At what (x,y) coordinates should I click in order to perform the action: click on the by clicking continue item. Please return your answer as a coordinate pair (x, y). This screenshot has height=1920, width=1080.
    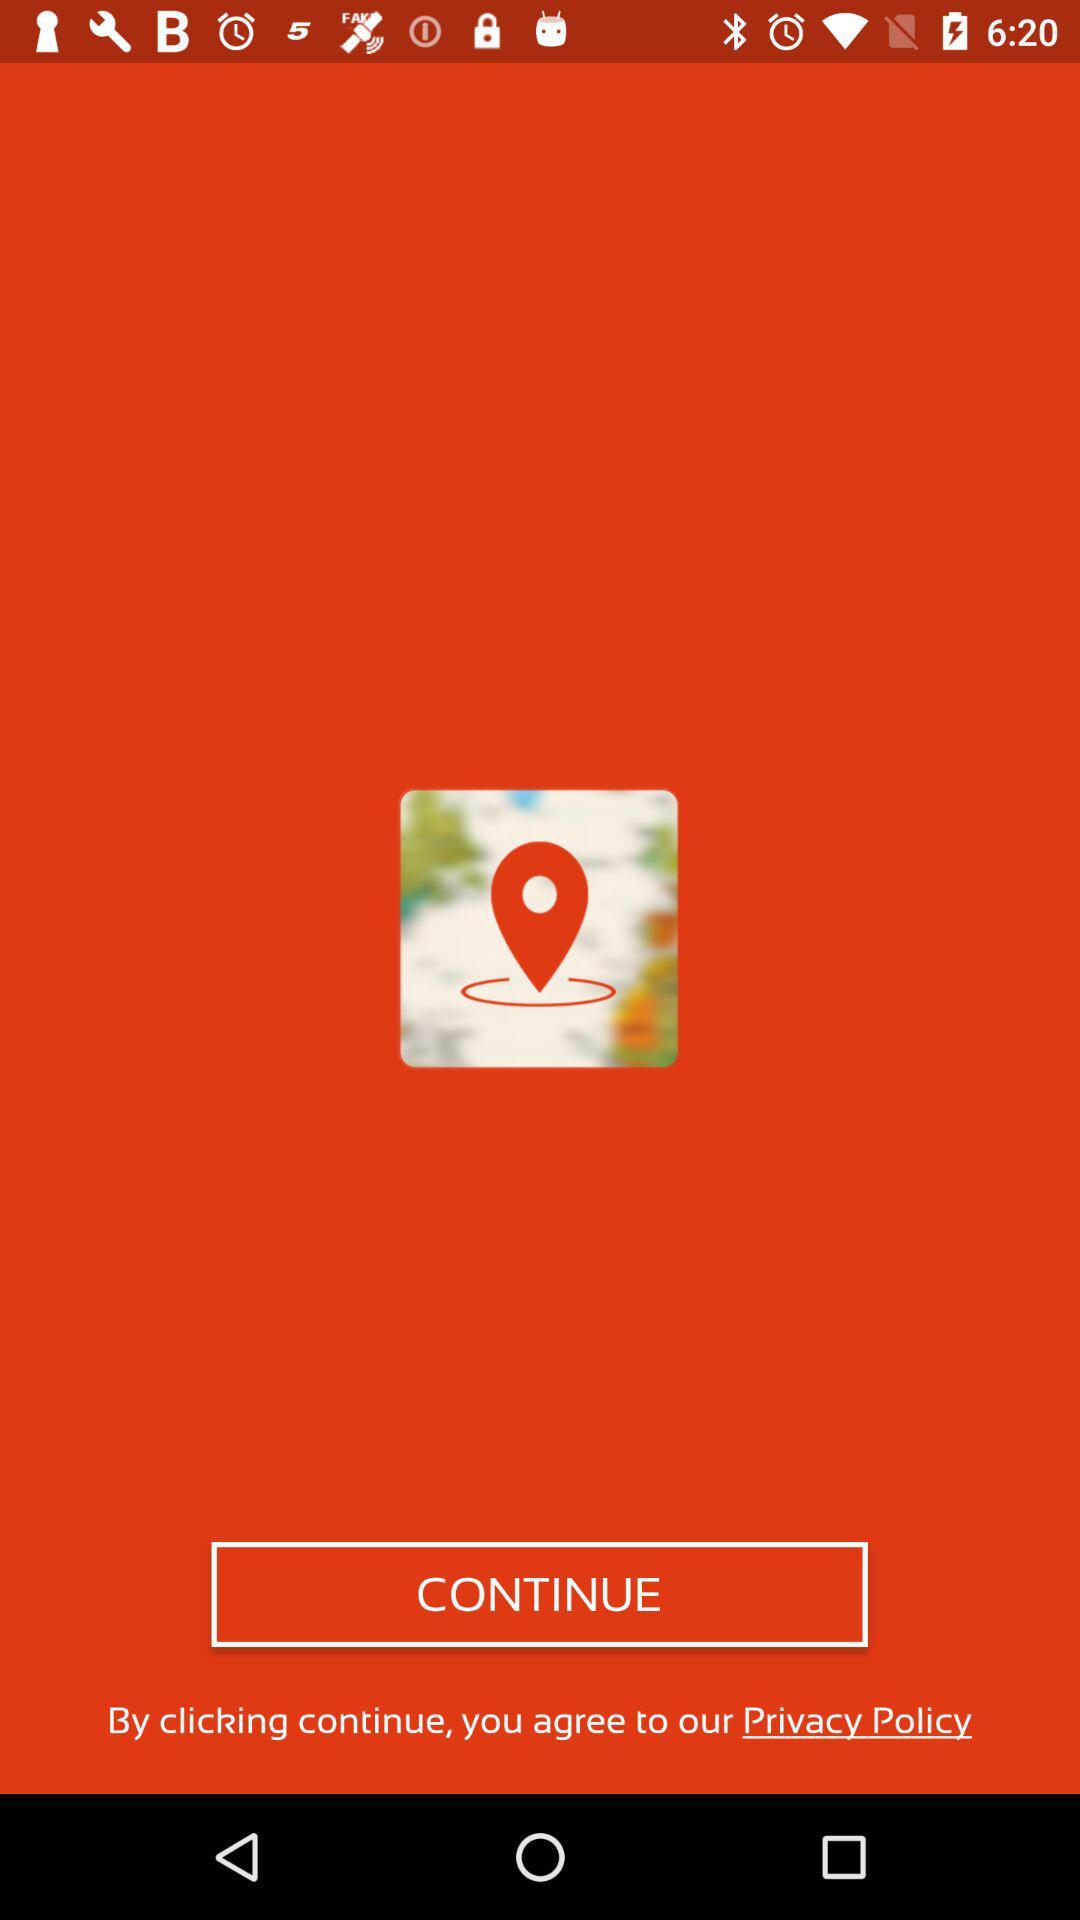
    Looking at the image, I should click on (538, 1719).